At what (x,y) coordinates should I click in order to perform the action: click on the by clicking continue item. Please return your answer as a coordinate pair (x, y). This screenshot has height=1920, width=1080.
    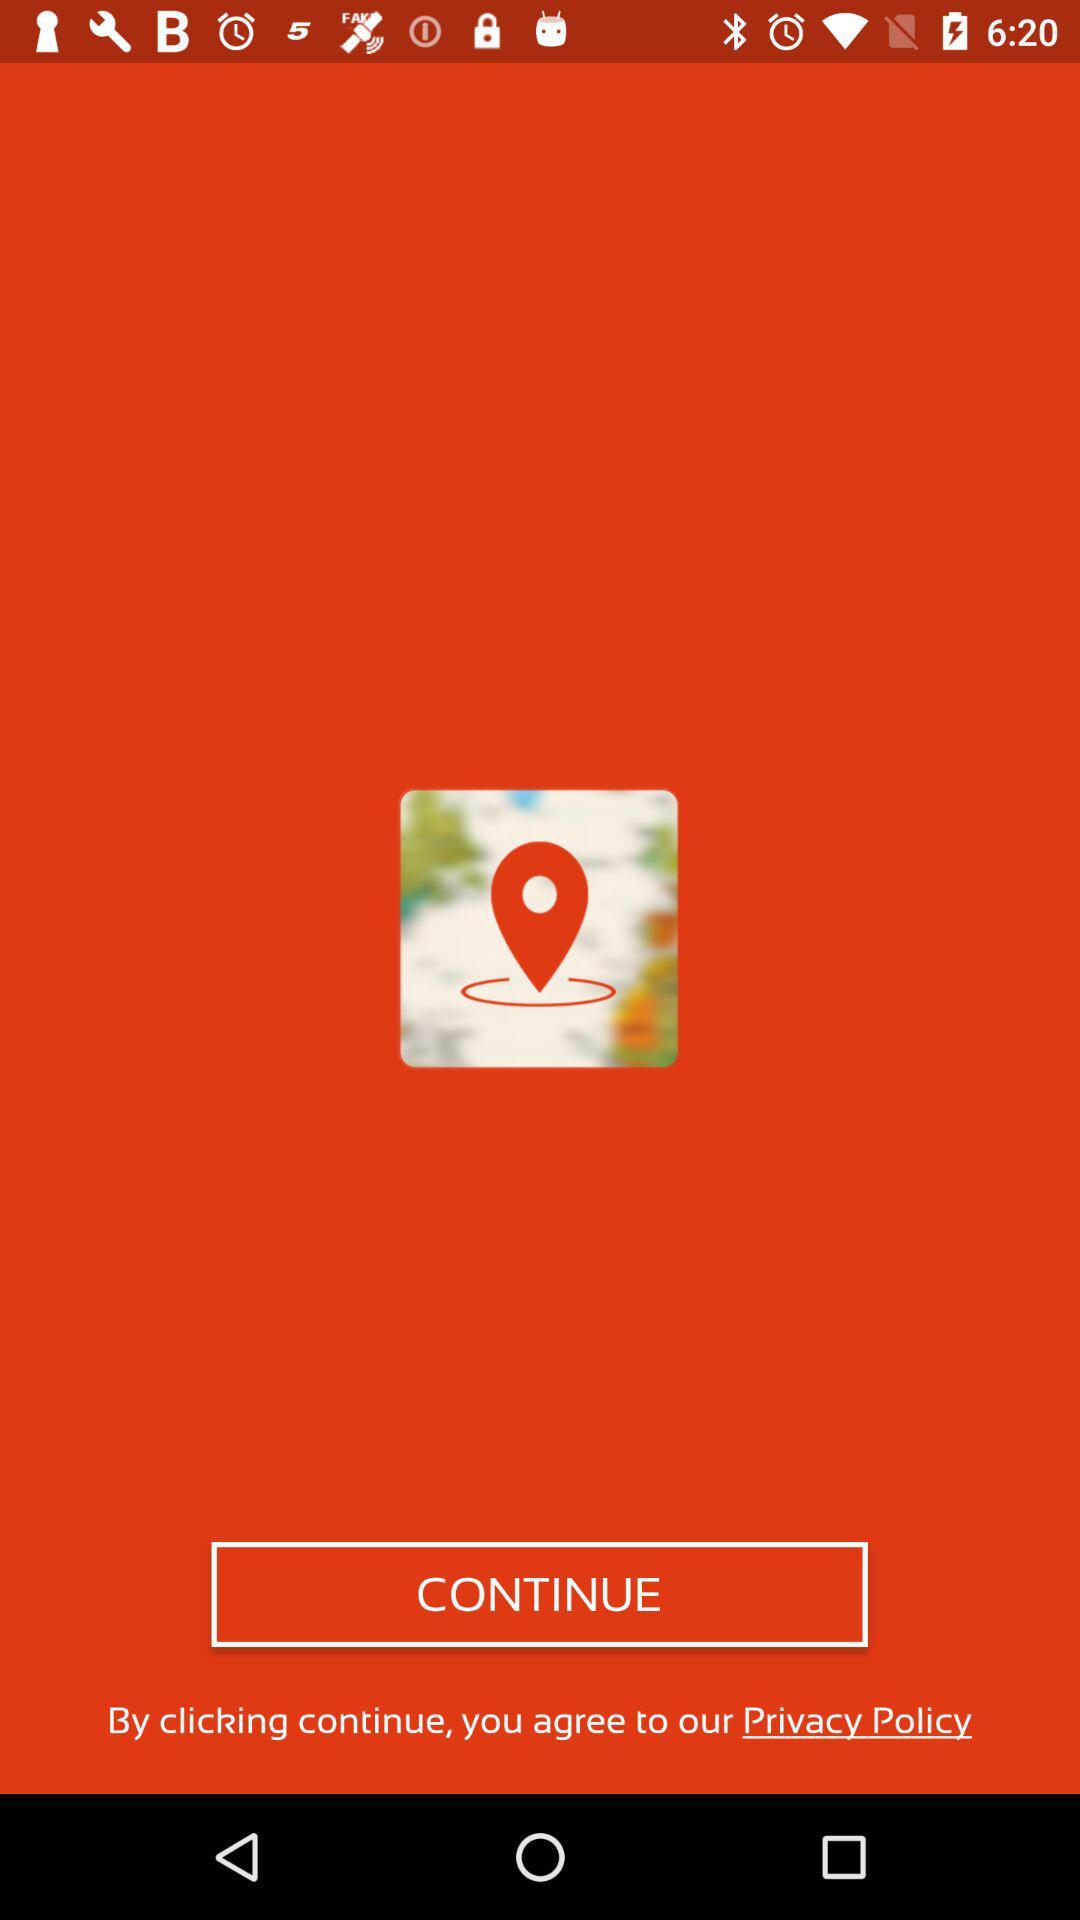
    Looking at the image, I should click on (538, 1719).